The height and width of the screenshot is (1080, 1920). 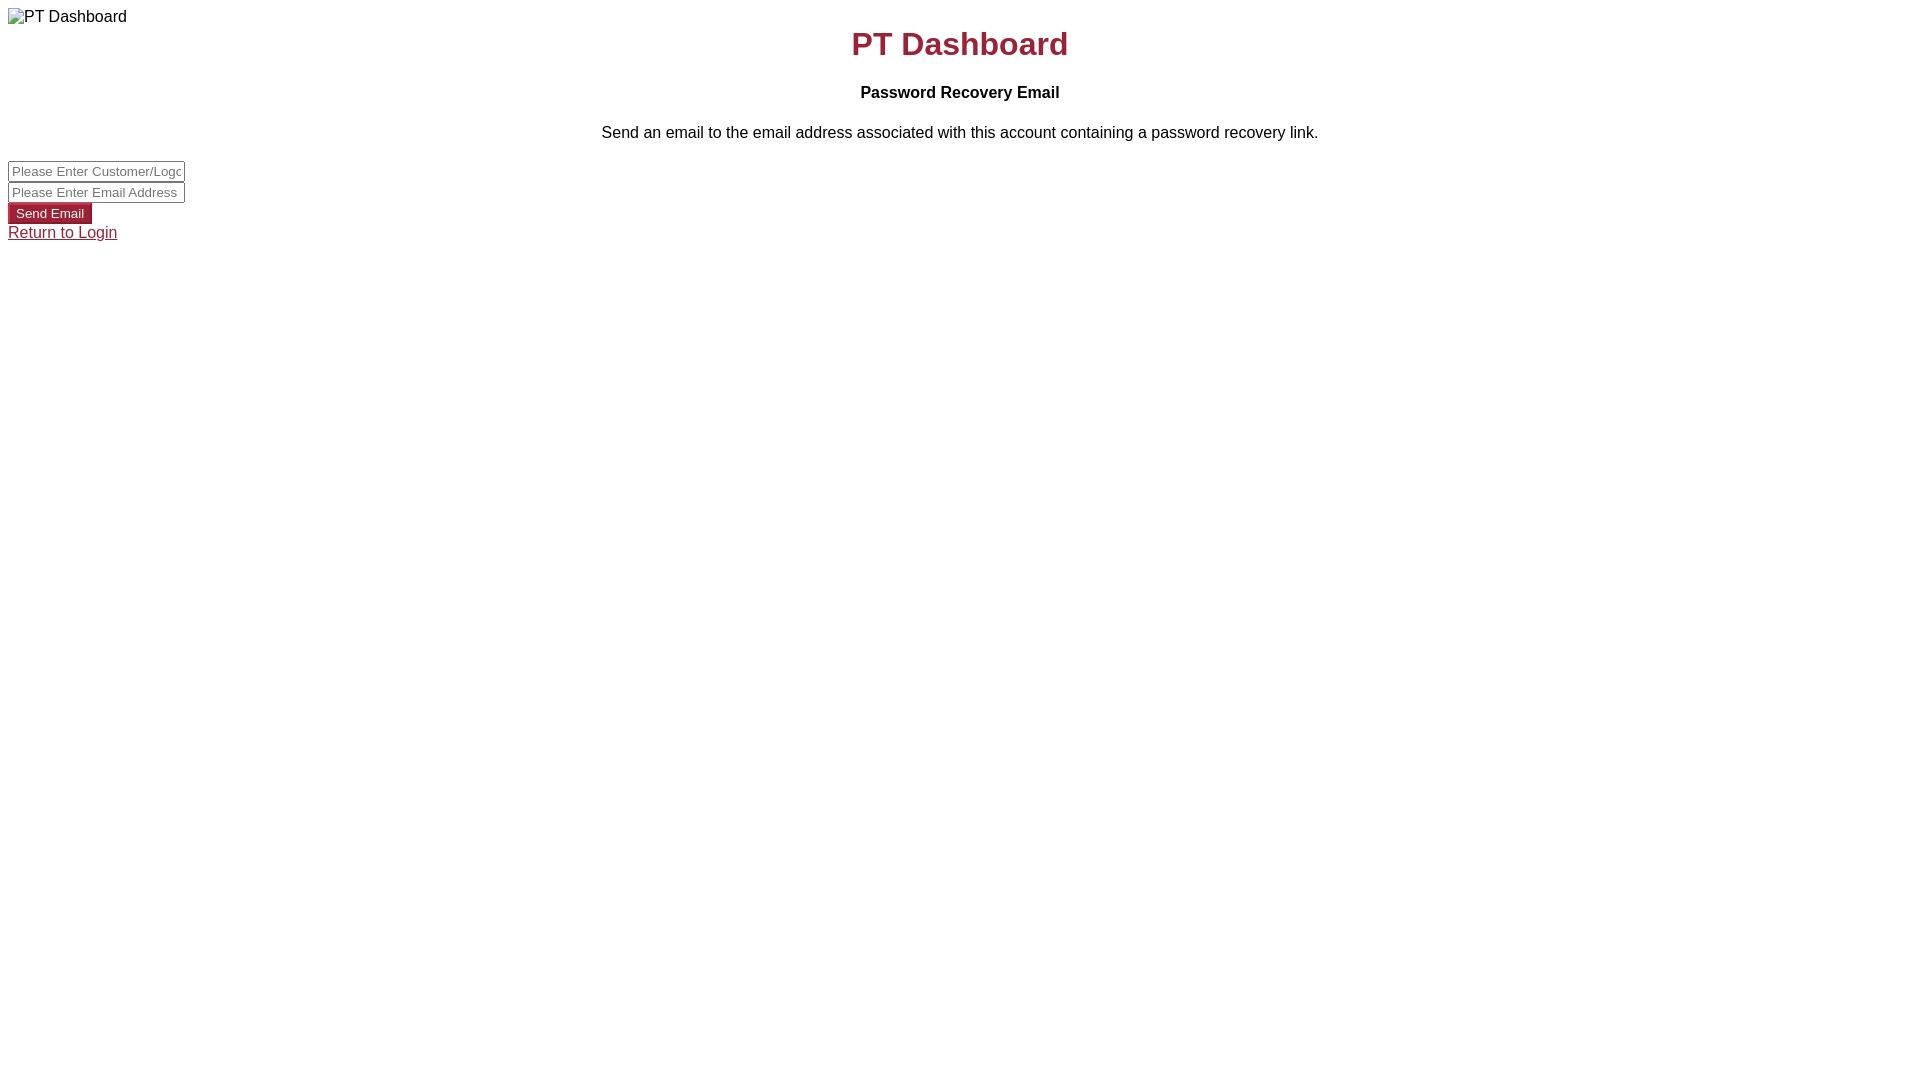 What do you see at coordinates (62, 231) in the screenshot?
I see `'Return to Login'` at bounding box center [62, 231].